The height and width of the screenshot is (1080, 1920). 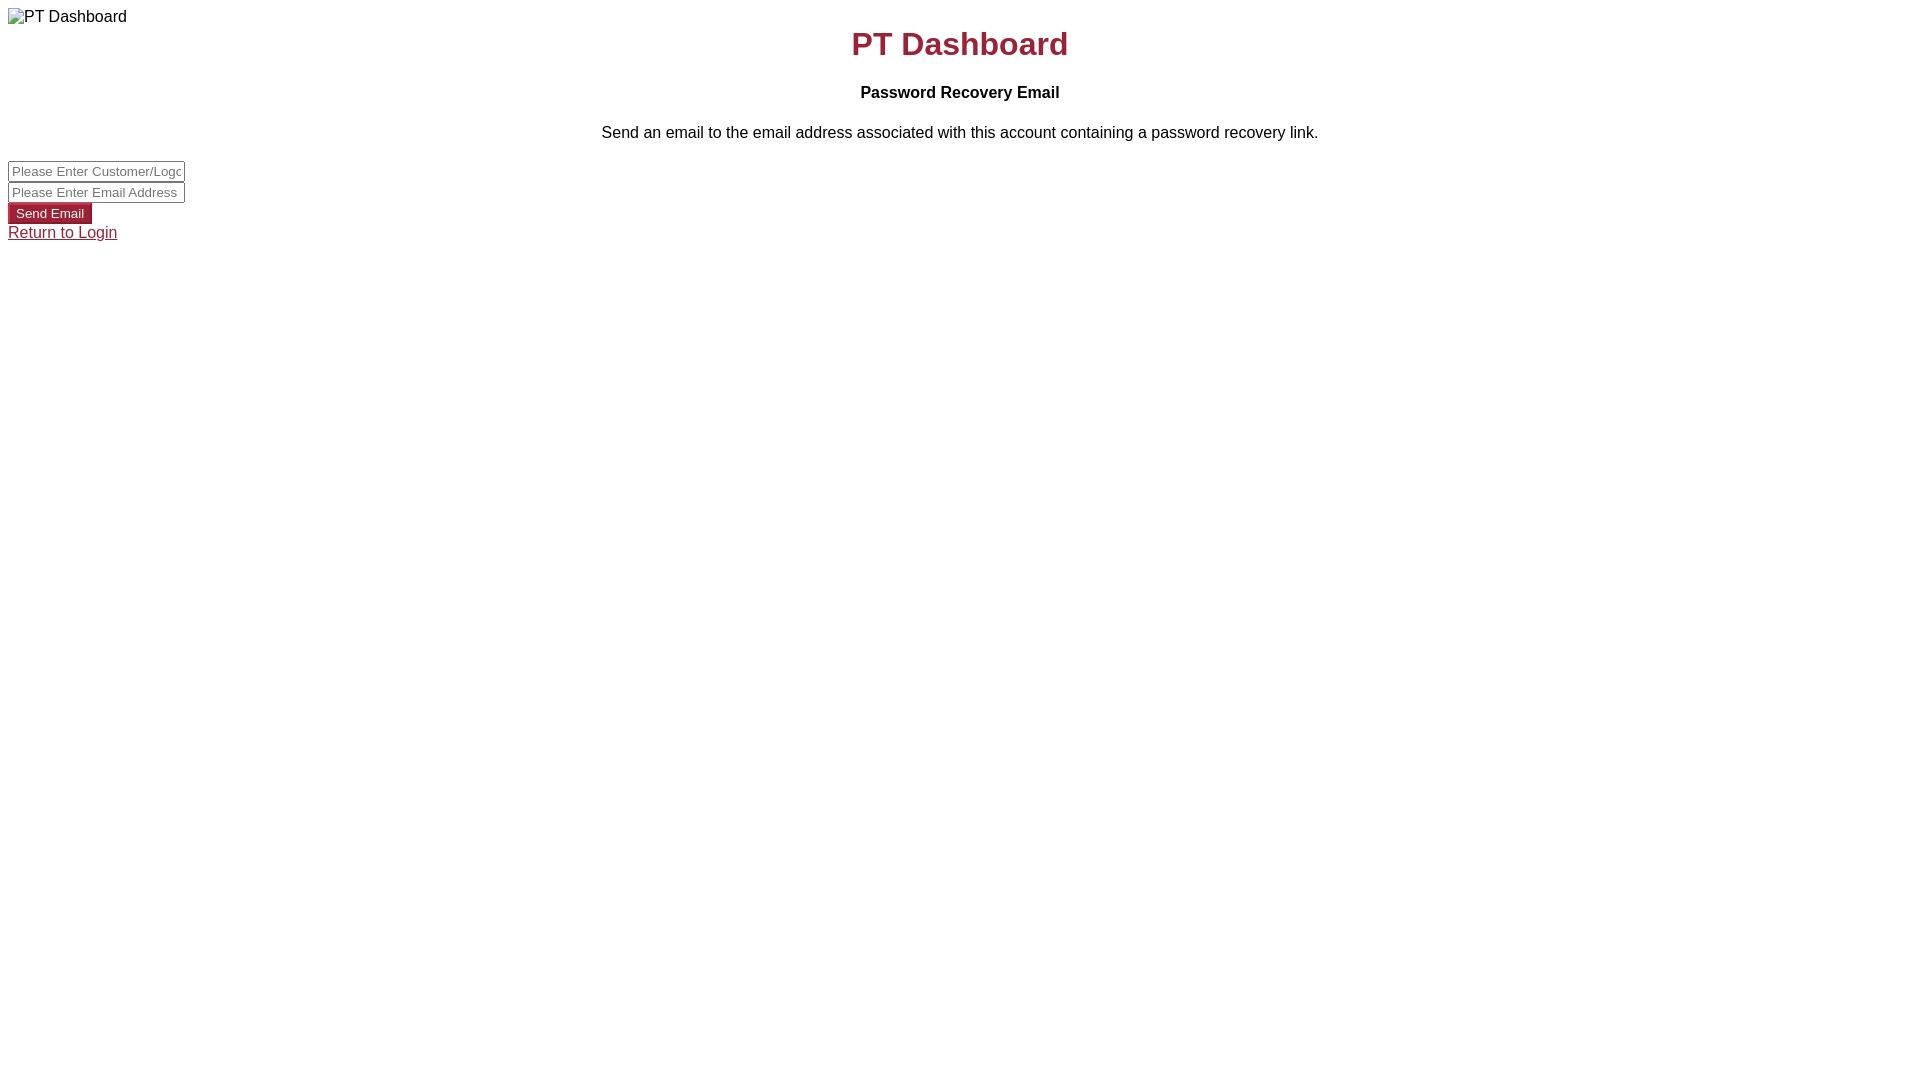 What do you see at coordinates (62, 231) in the screenshot?
I see `'Return to Login'` at bounding box center [62, 231].